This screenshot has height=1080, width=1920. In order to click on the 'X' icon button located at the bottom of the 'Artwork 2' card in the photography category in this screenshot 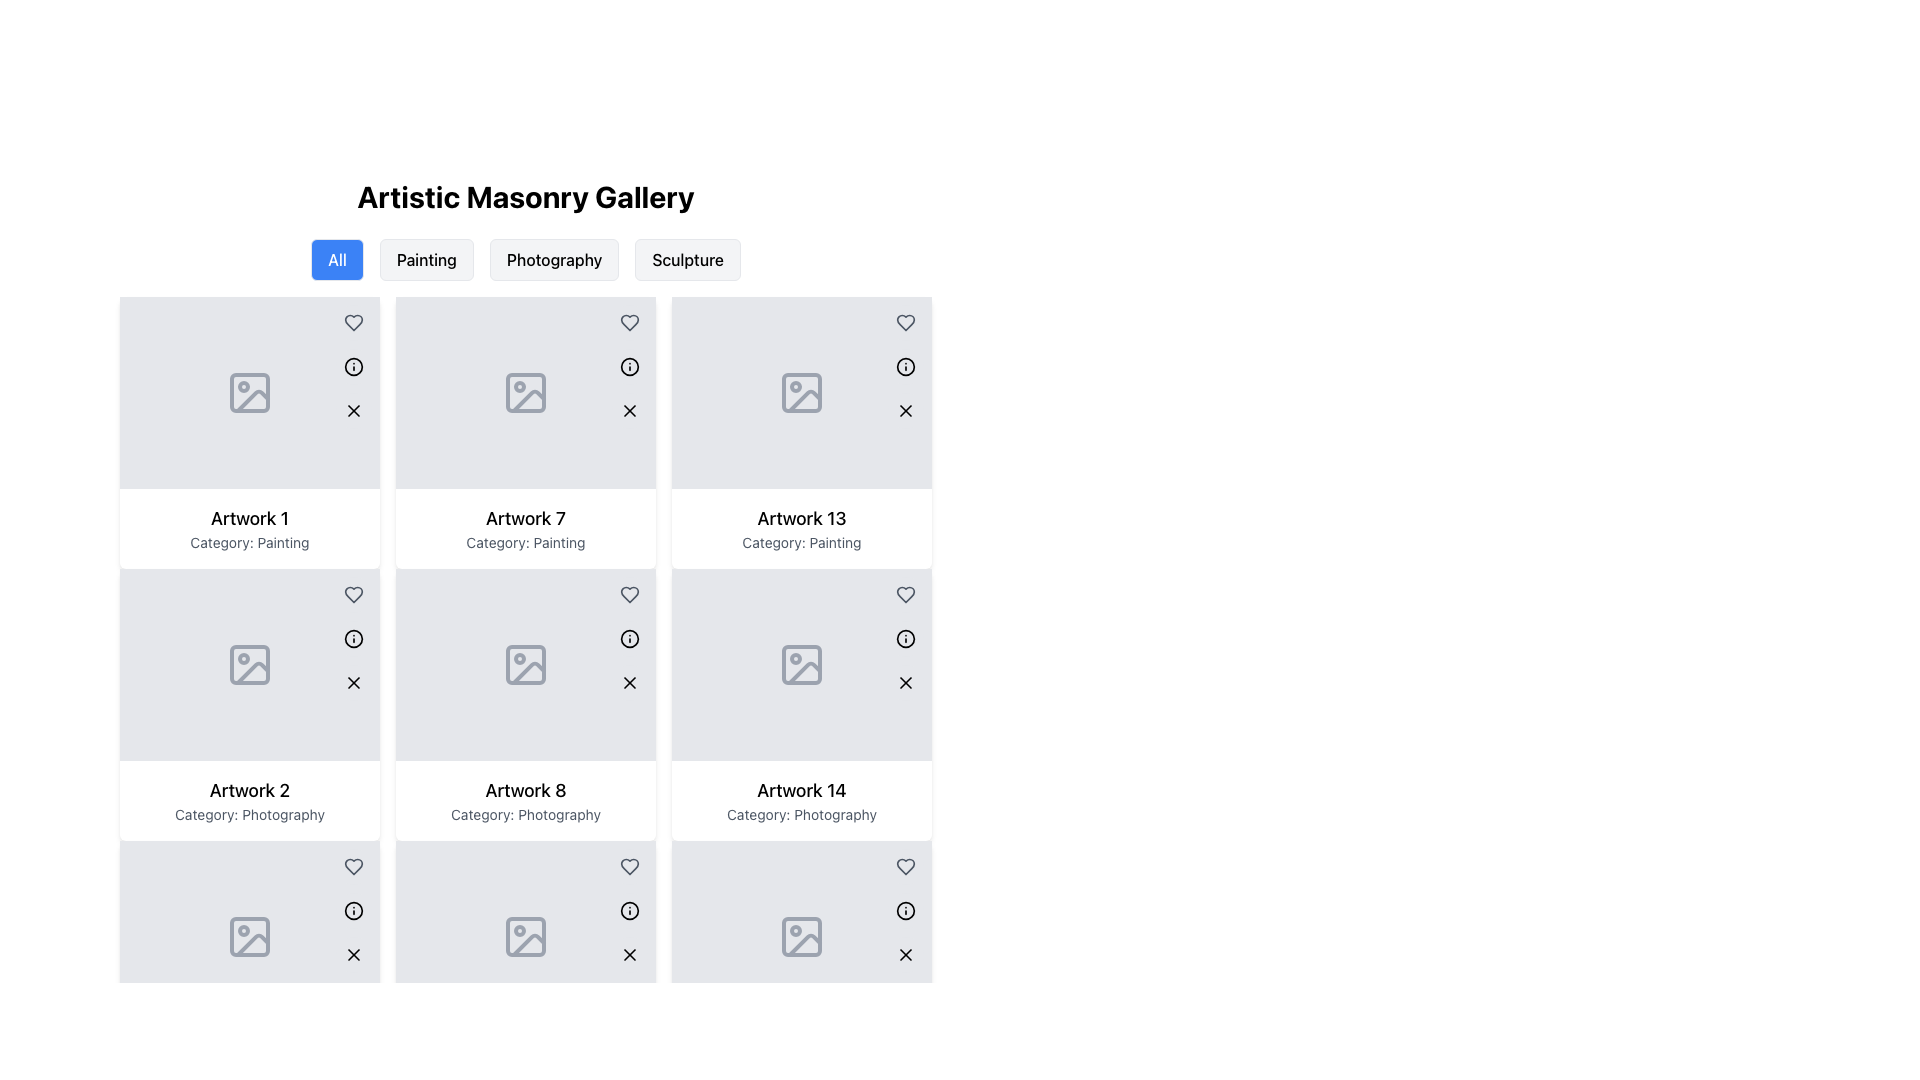, I will do `click(354, 954)`.